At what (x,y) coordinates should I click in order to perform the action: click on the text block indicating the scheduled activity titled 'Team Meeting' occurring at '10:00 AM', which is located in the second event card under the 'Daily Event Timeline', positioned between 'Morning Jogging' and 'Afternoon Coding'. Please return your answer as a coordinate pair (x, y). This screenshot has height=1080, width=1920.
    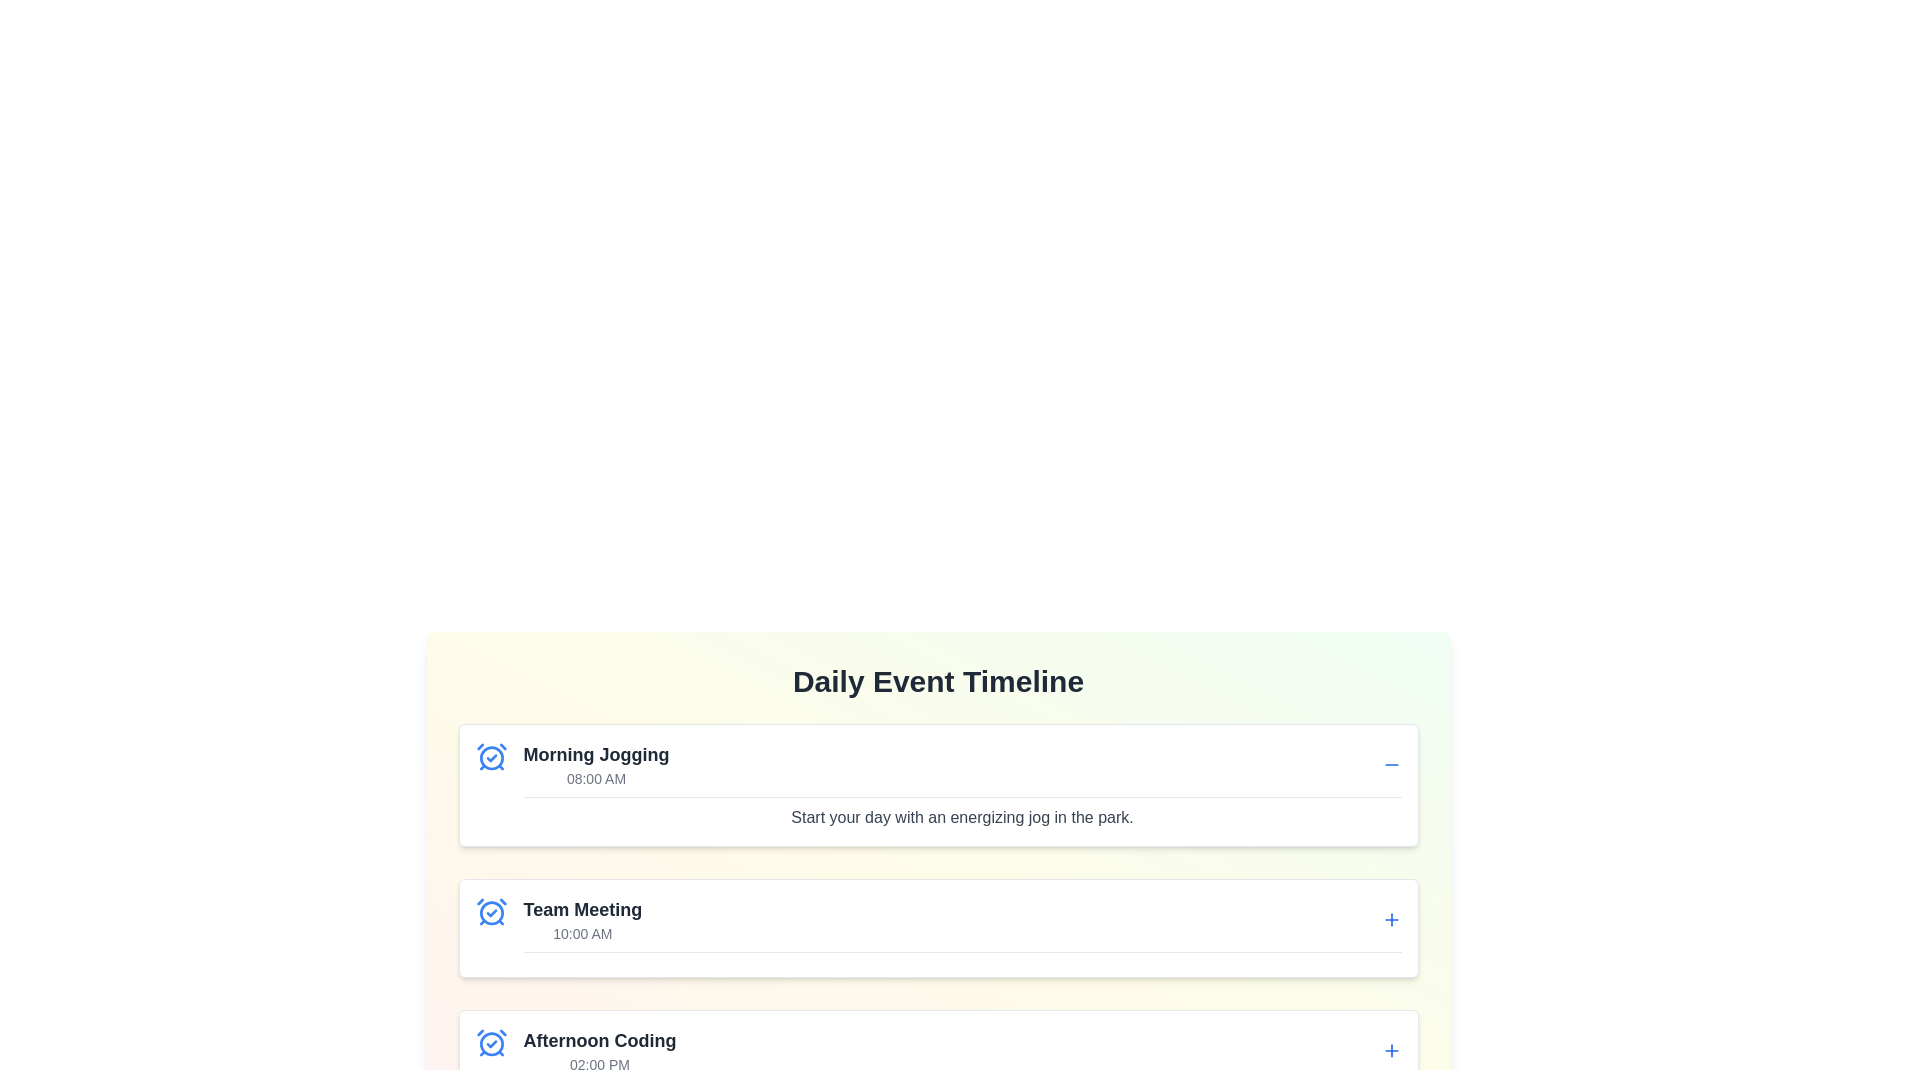
    Looking at the image, I should click on (581, 920).